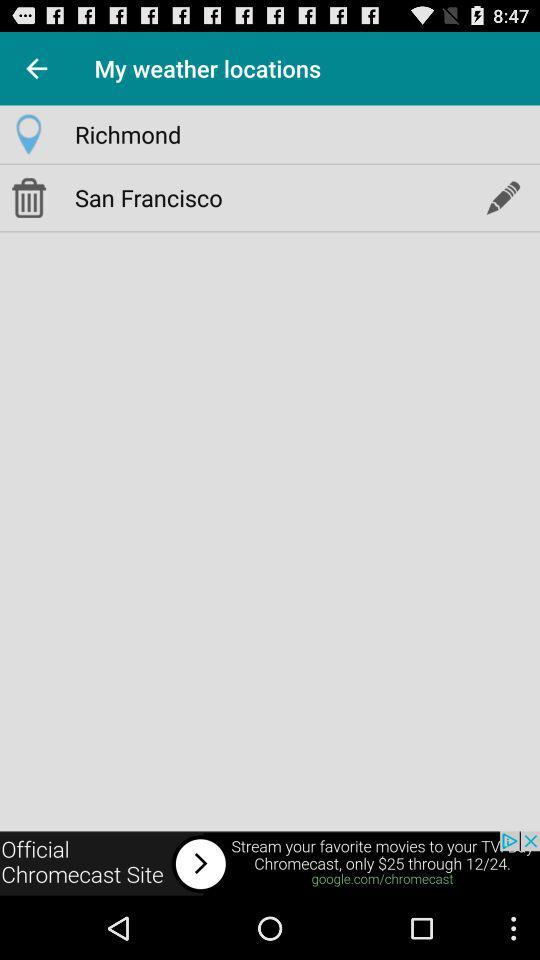 Image resolution: width=540 pixels, height=960 pixels. What do you see at coordinates (36, 68) in the screenshot?
I see `previous` at bounding box center [36, 68].